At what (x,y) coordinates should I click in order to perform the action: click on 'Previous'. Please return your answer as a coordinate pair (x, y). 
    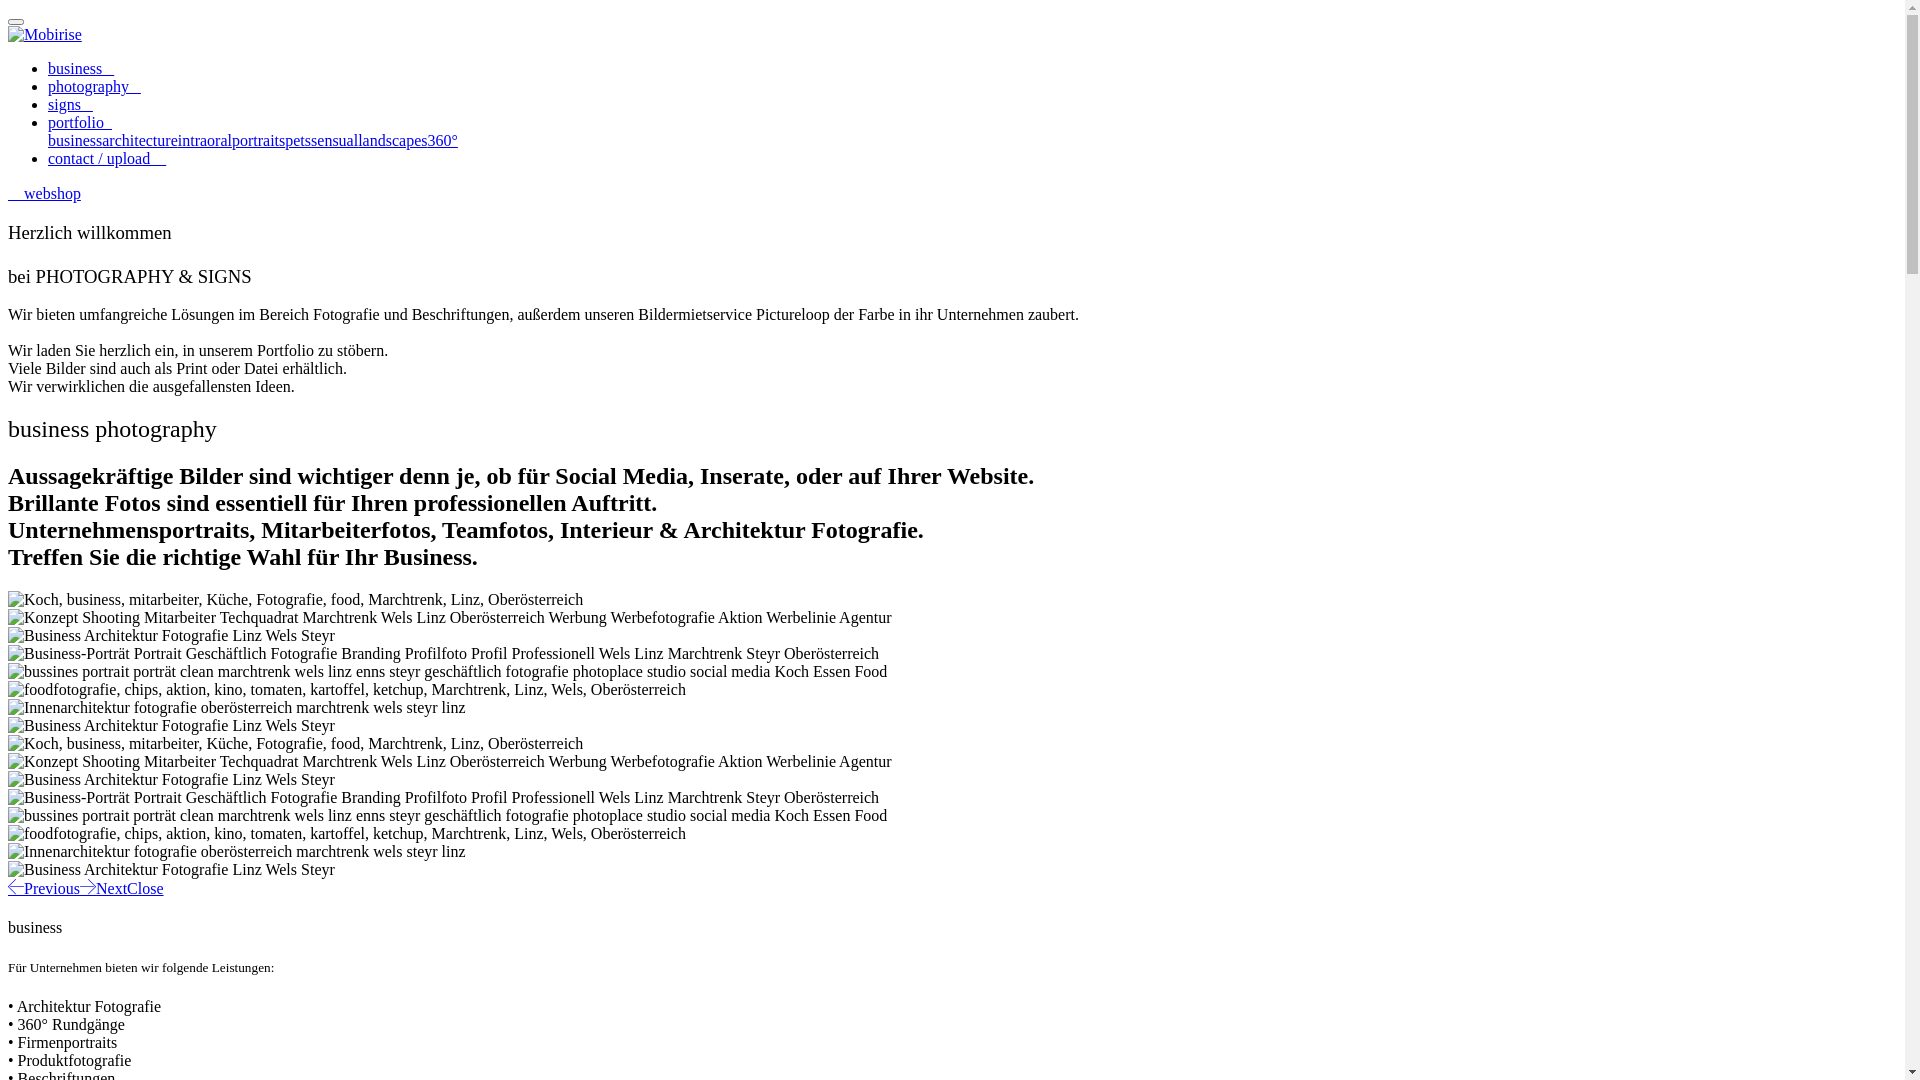
    Looking at the image, I should click on (43, 887).